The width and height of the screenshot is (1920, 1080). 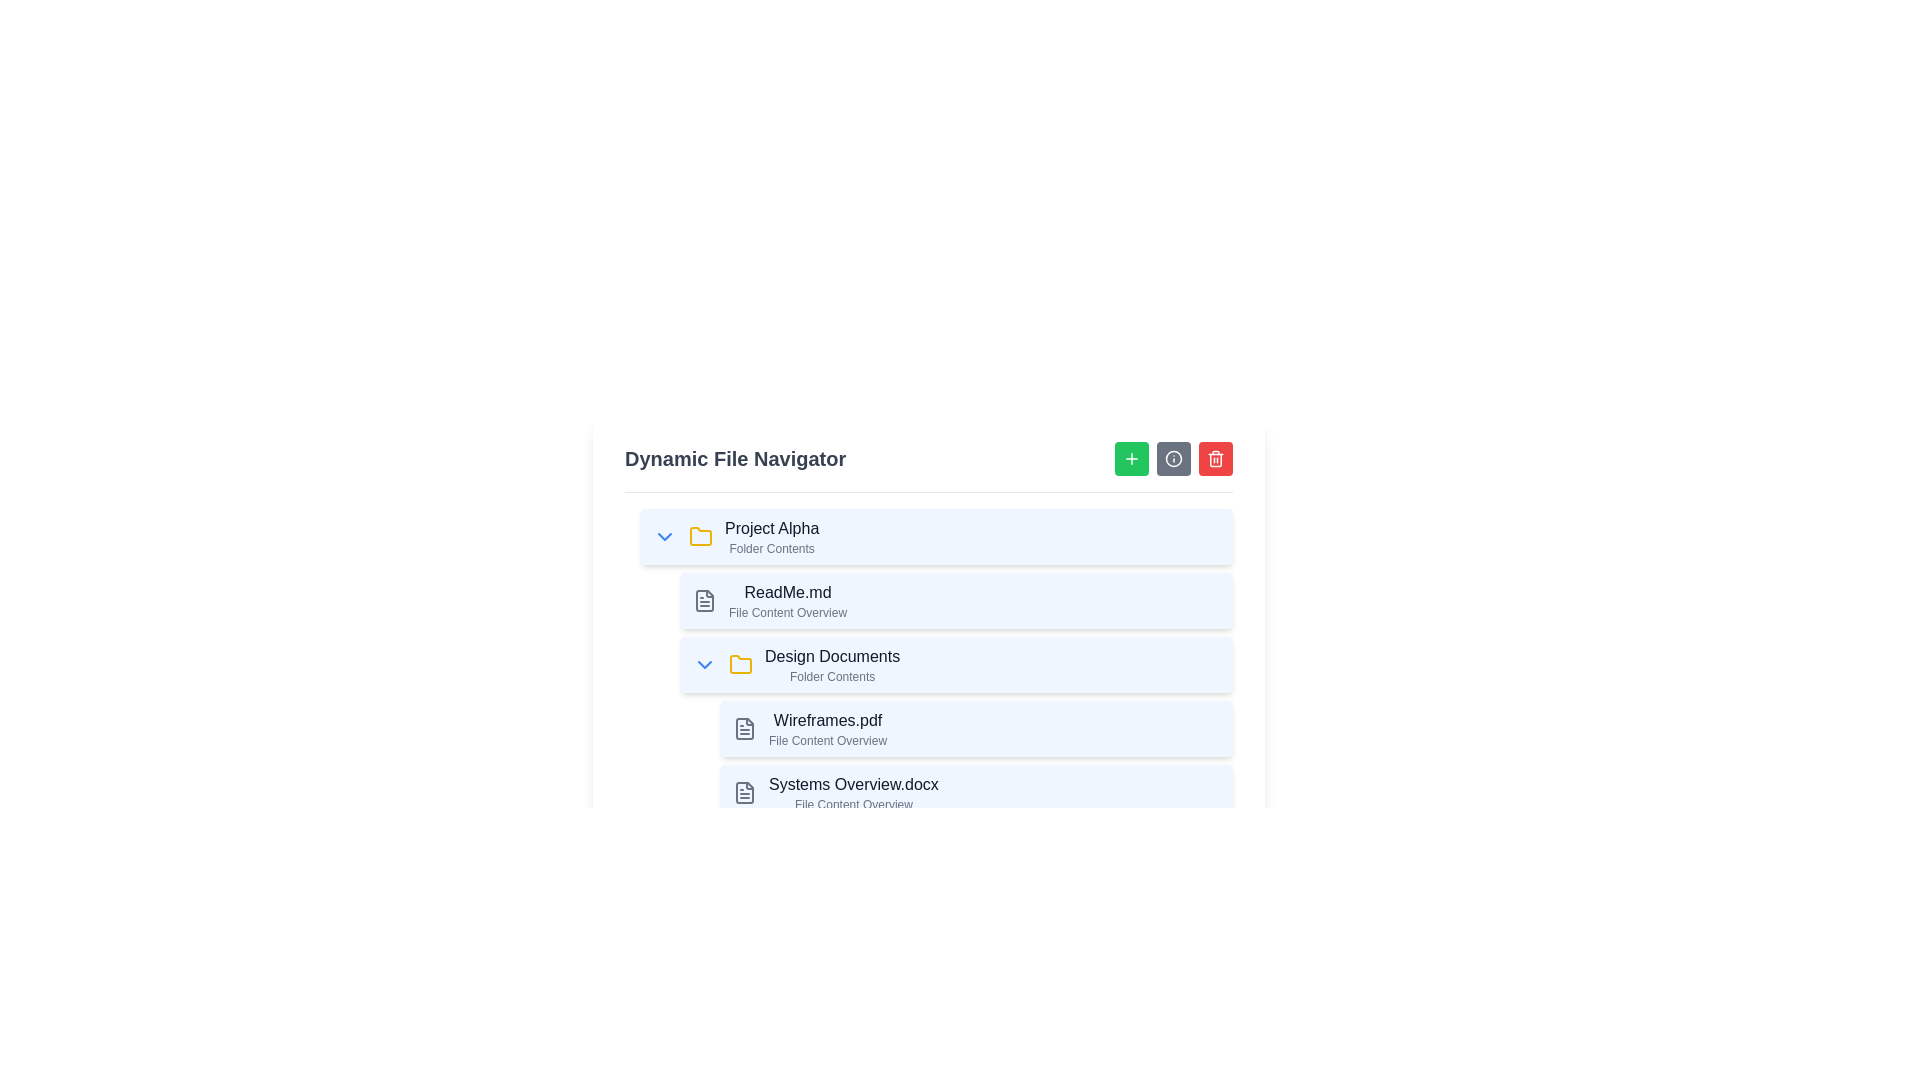 What do you see at coordinates (705, 664) in the screenshot?
I see `the downward-facing chevron toggle icon located in the header of the 'Design Documents' folder in the file navigator` at bounding box center [705, 664].